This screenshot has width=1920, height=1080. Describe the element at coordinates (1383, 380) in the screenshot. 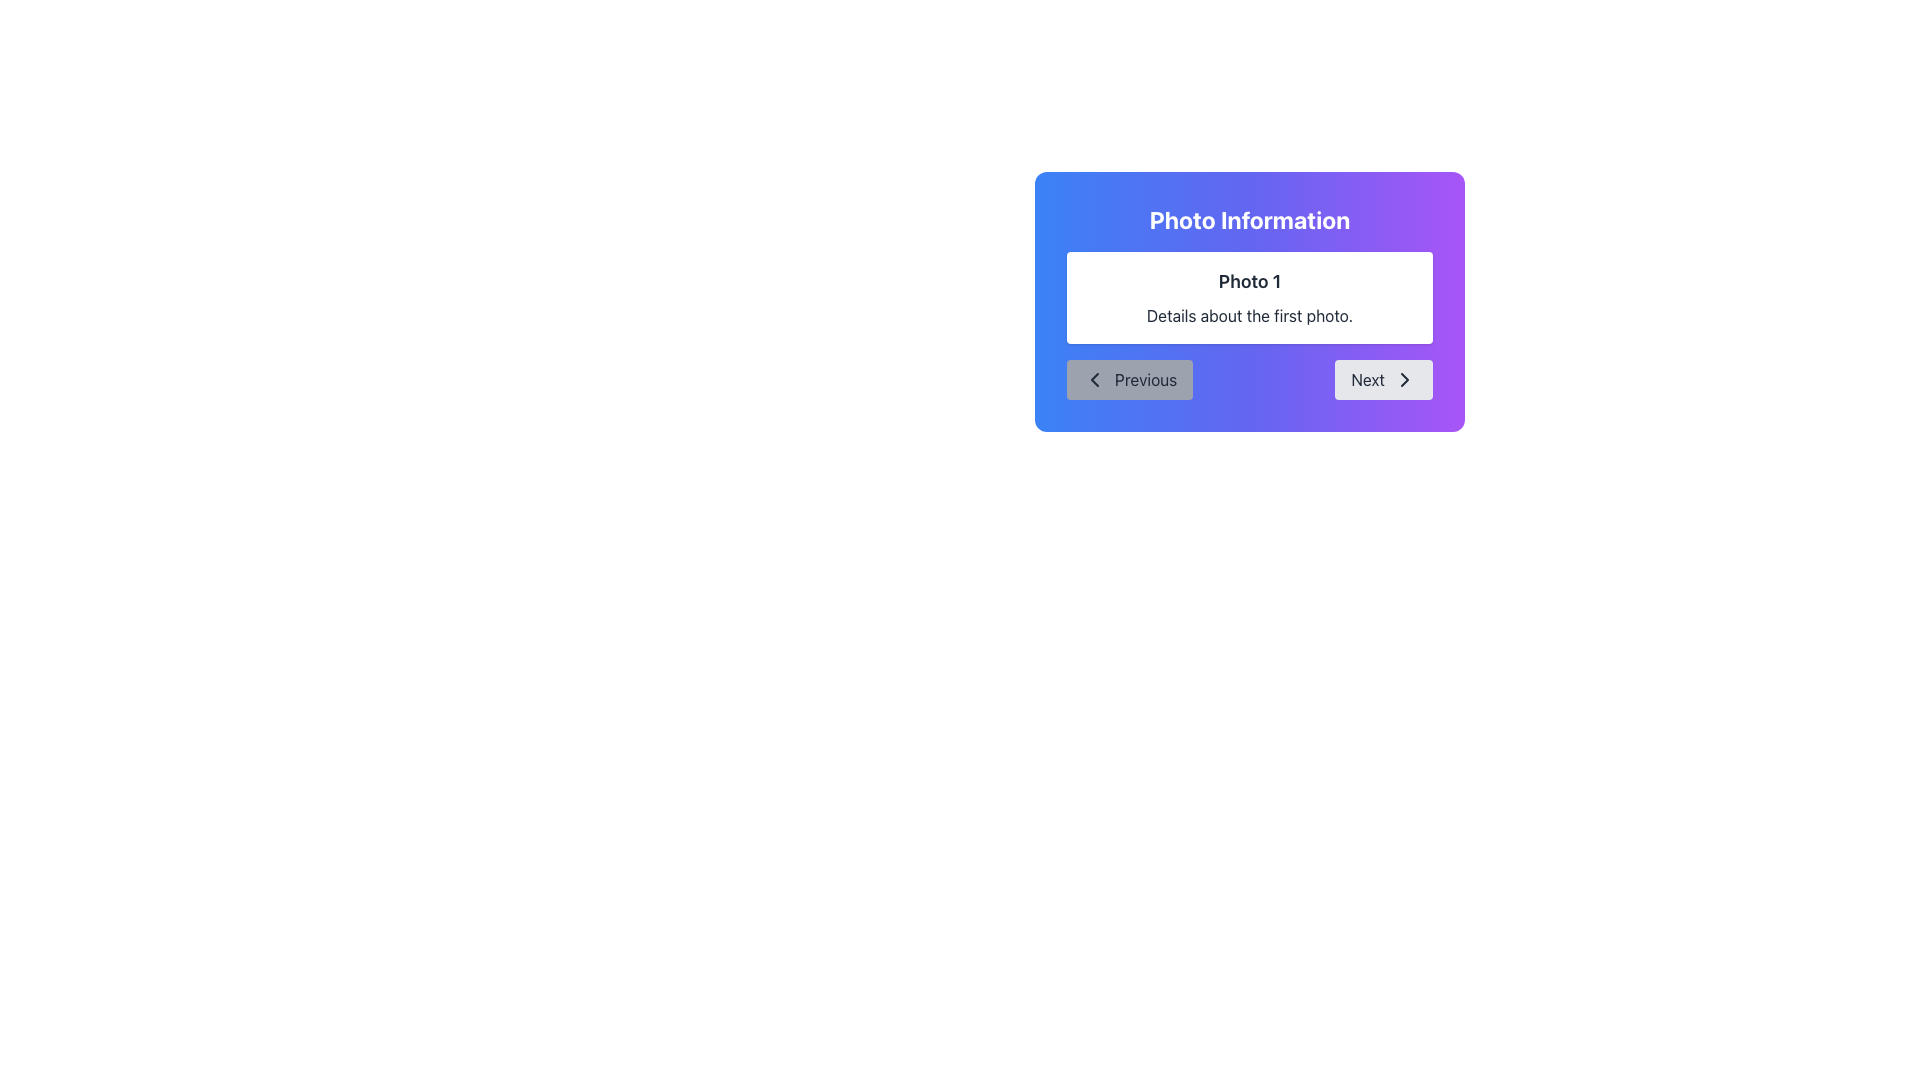

I see `the 'Next' button, which is a rounded rectangle with a light gray background and dark gray text, located in the bottom-right corner of the modal interface containing the 'Photo Information' title` at that location.